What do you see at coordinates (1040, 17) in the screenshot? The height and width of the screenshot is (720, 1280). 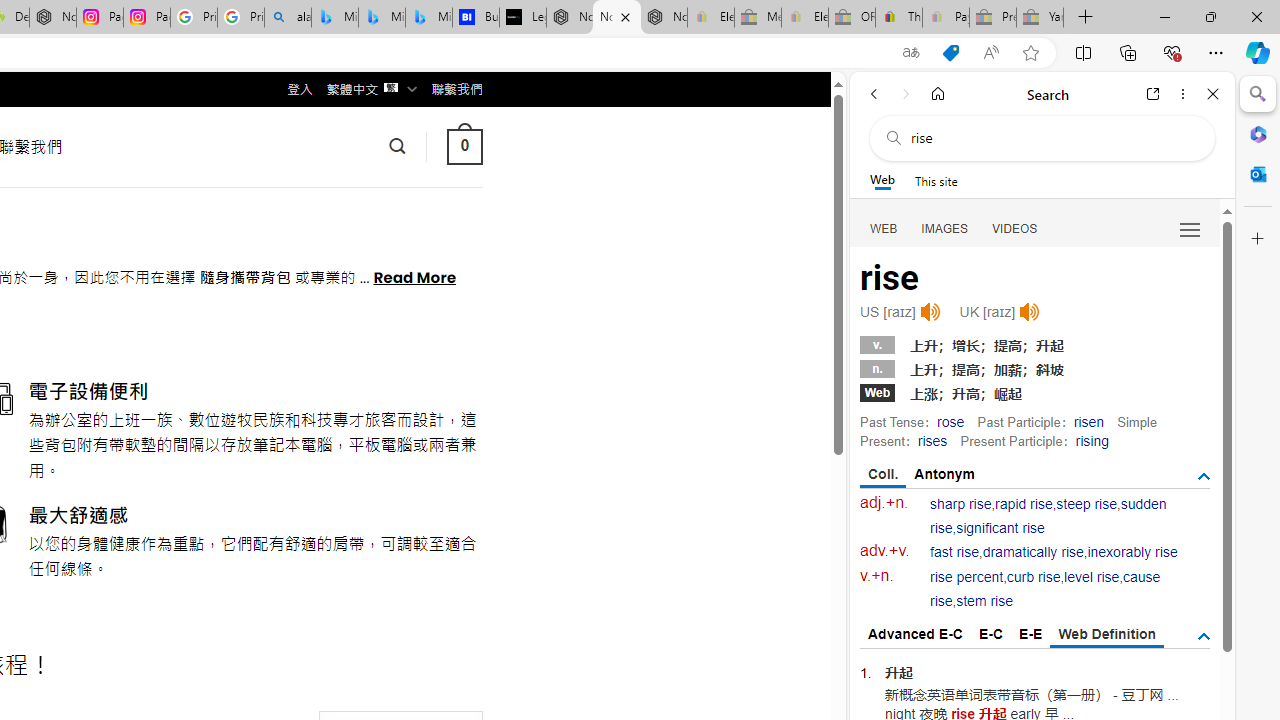 I see `'Yard, Garden & Outdoor Living - Sleeping'` at bounding box center [1040, 17].